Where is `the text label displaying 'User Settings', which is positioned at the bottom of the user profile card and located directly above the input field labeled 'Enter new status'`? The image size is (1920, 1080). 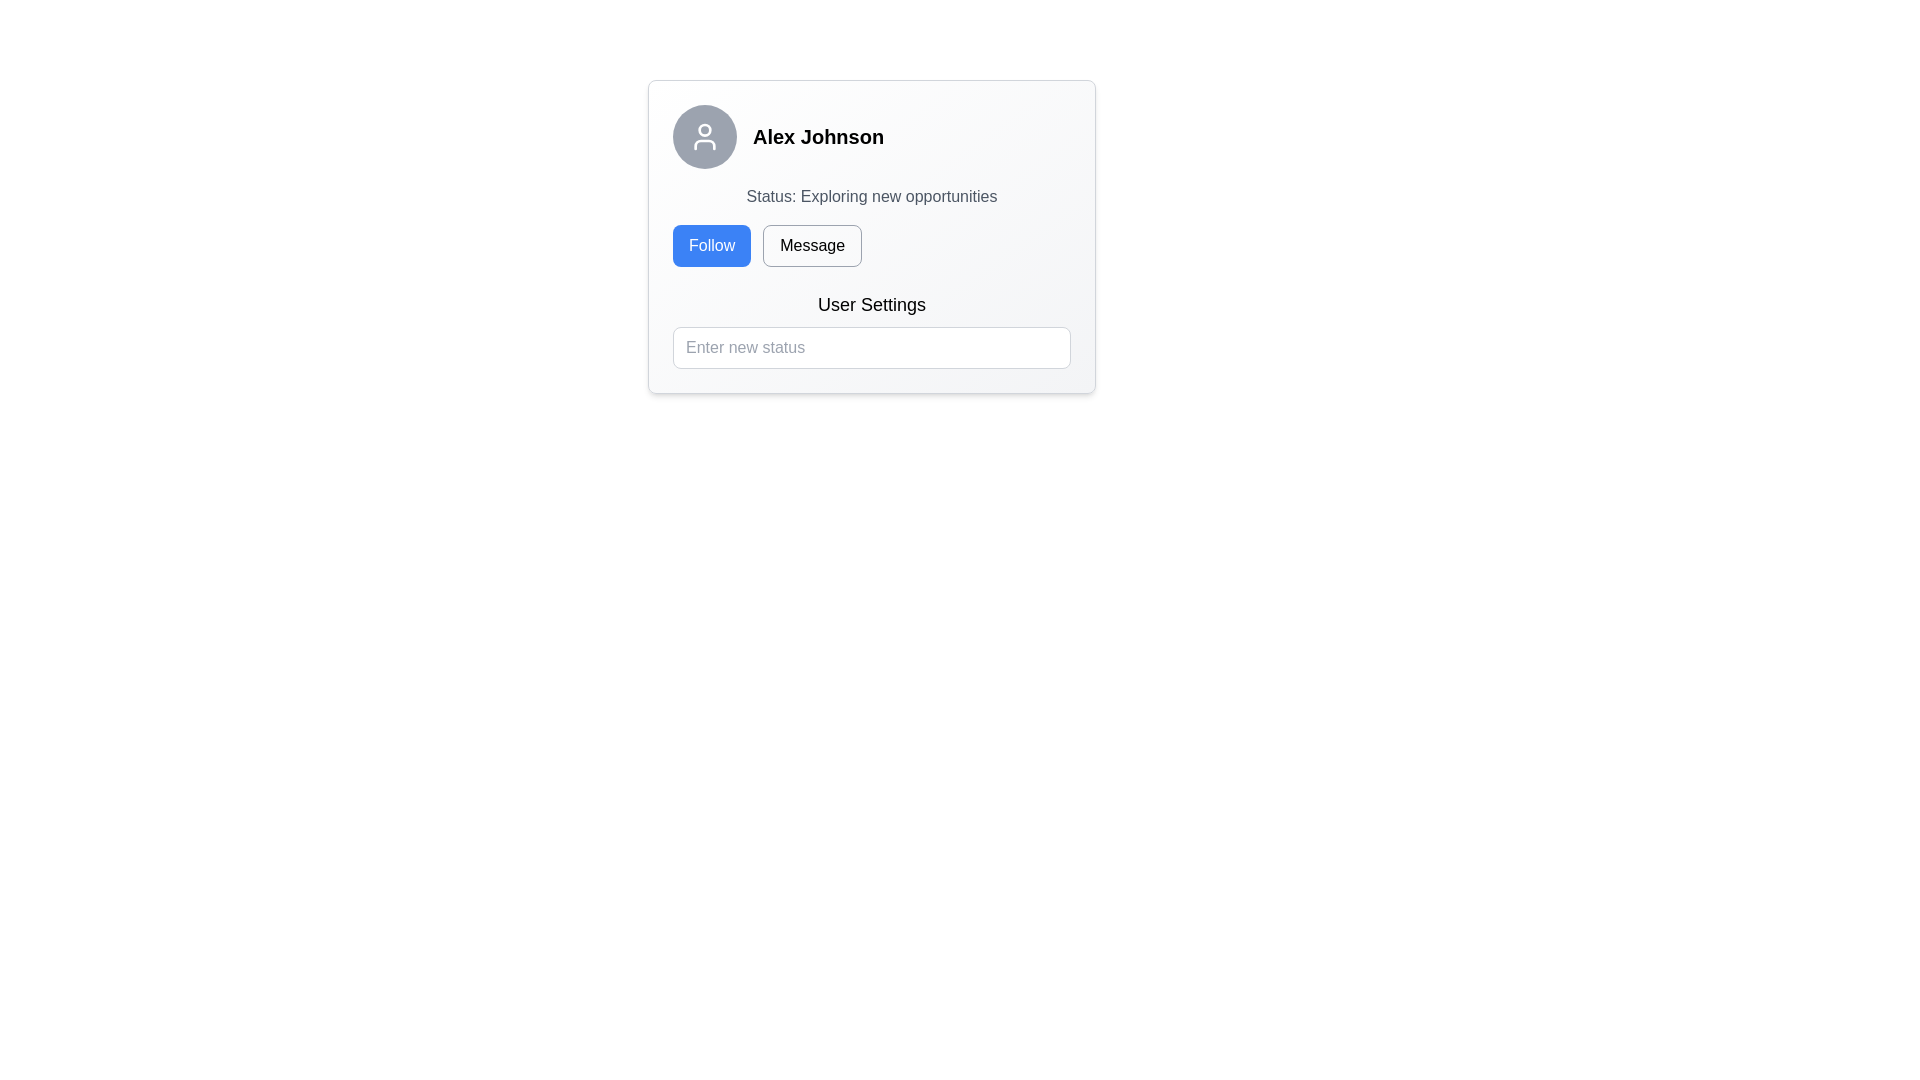 the text label displaying 'User Settings', which is positioned at the bottom of the user profile card and located directly above the input field labeled 'Enter new status' is located at coordinates (872, 304).